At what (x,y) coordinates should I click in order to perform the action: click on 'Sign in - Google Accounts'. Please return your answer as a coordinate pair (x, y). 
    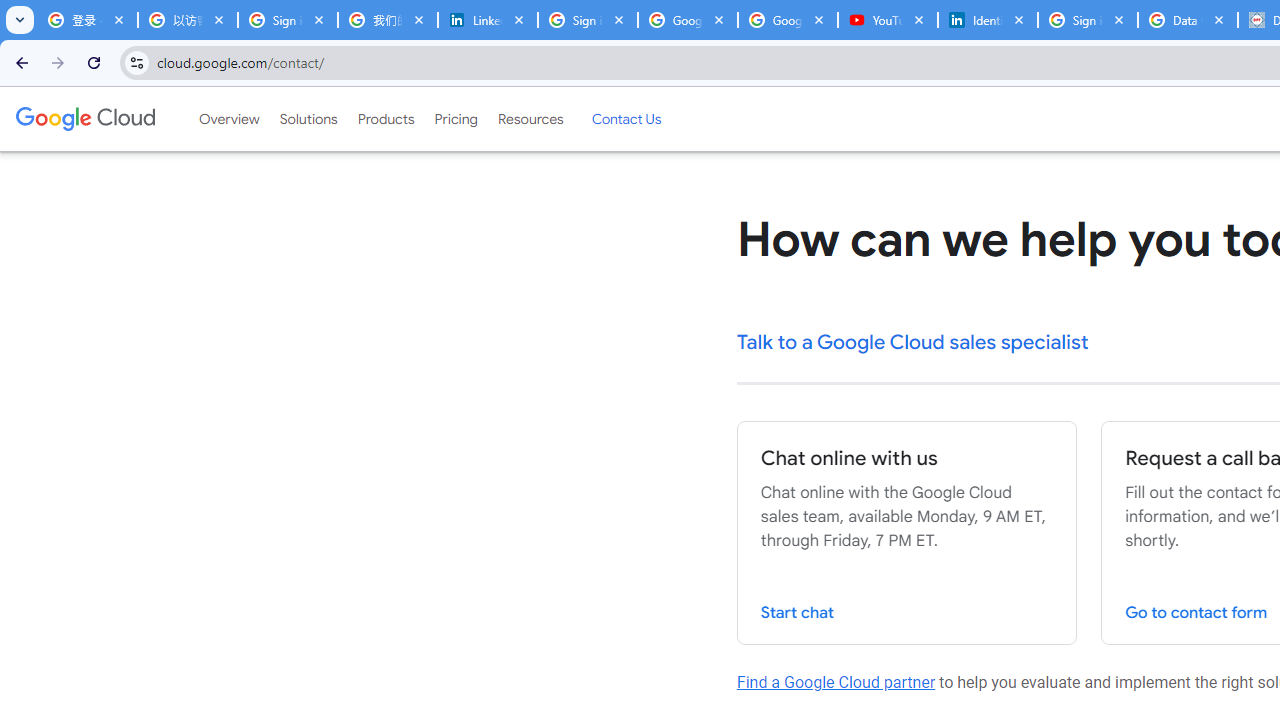
    Looking at the image, I should click on (586, 20).